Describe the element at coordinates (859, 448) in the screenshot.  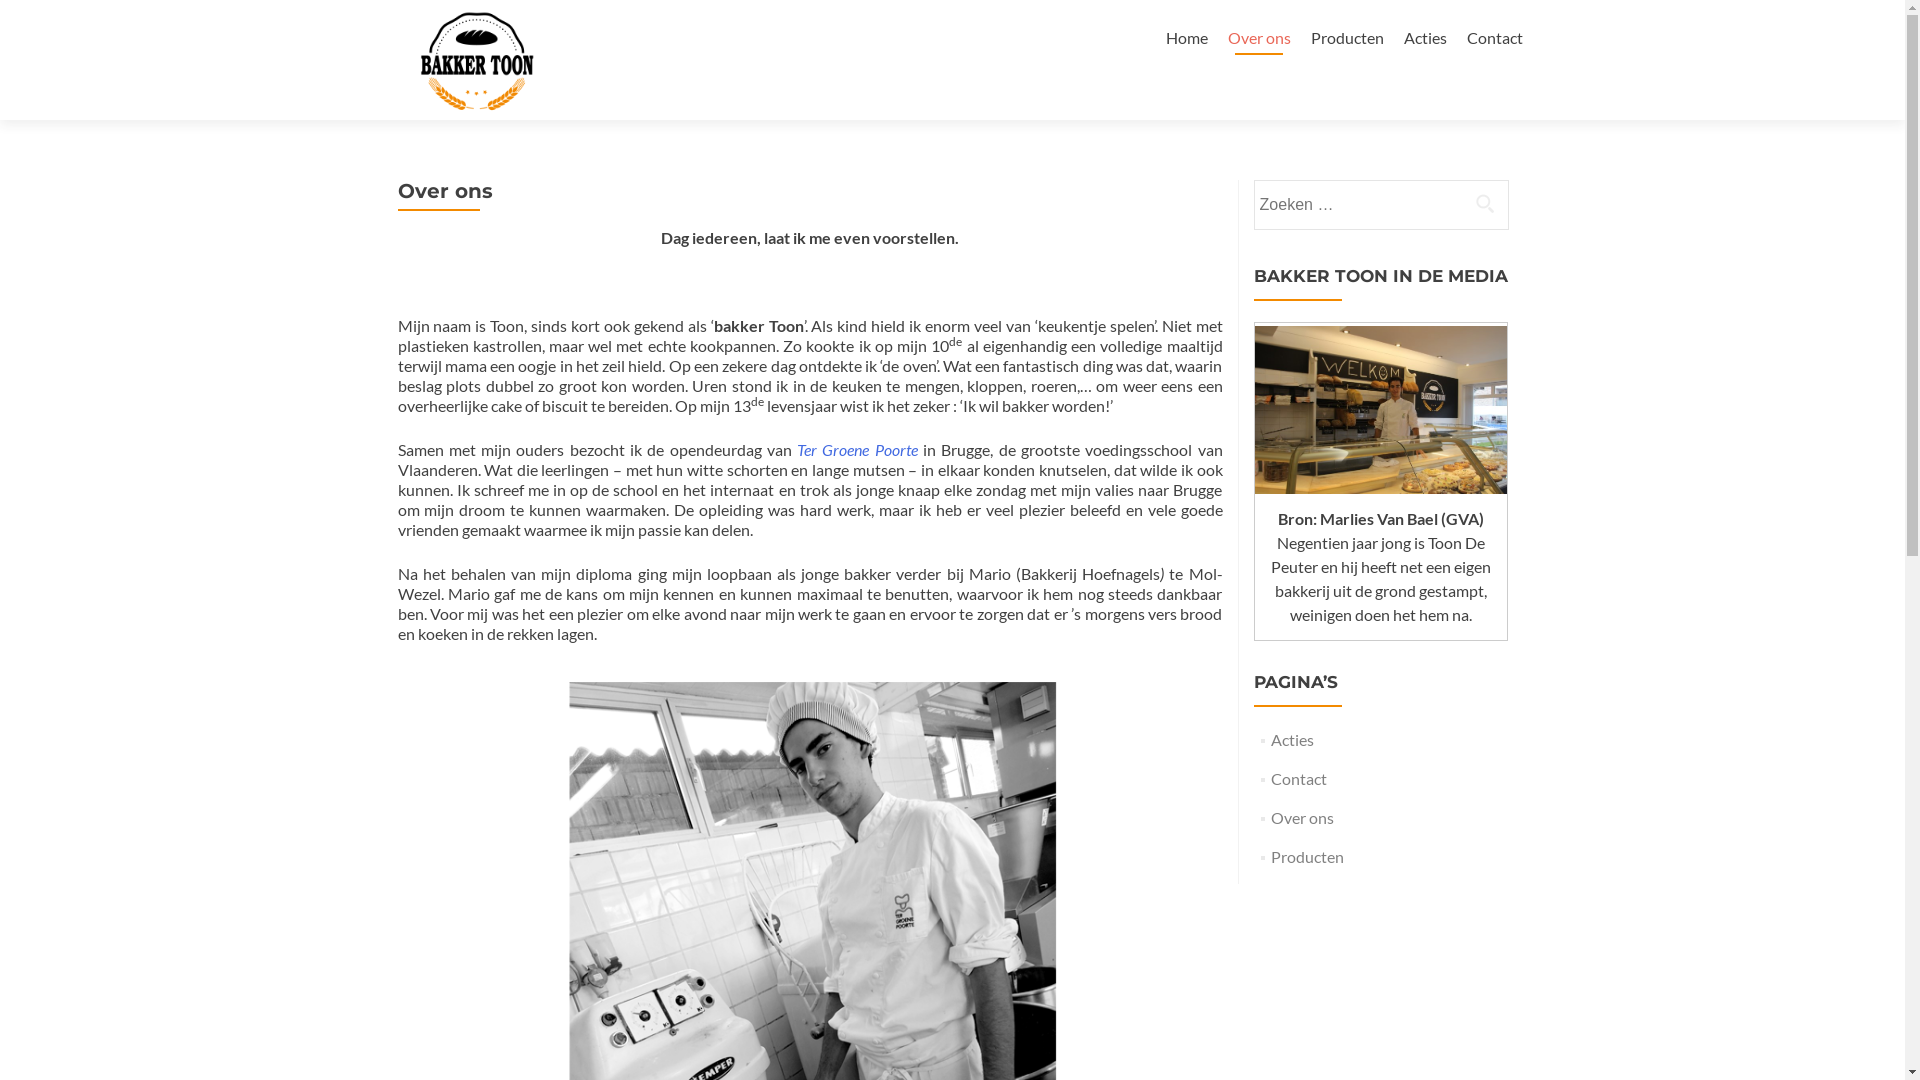
I see `'Ter Groene Poorte'` at that location.